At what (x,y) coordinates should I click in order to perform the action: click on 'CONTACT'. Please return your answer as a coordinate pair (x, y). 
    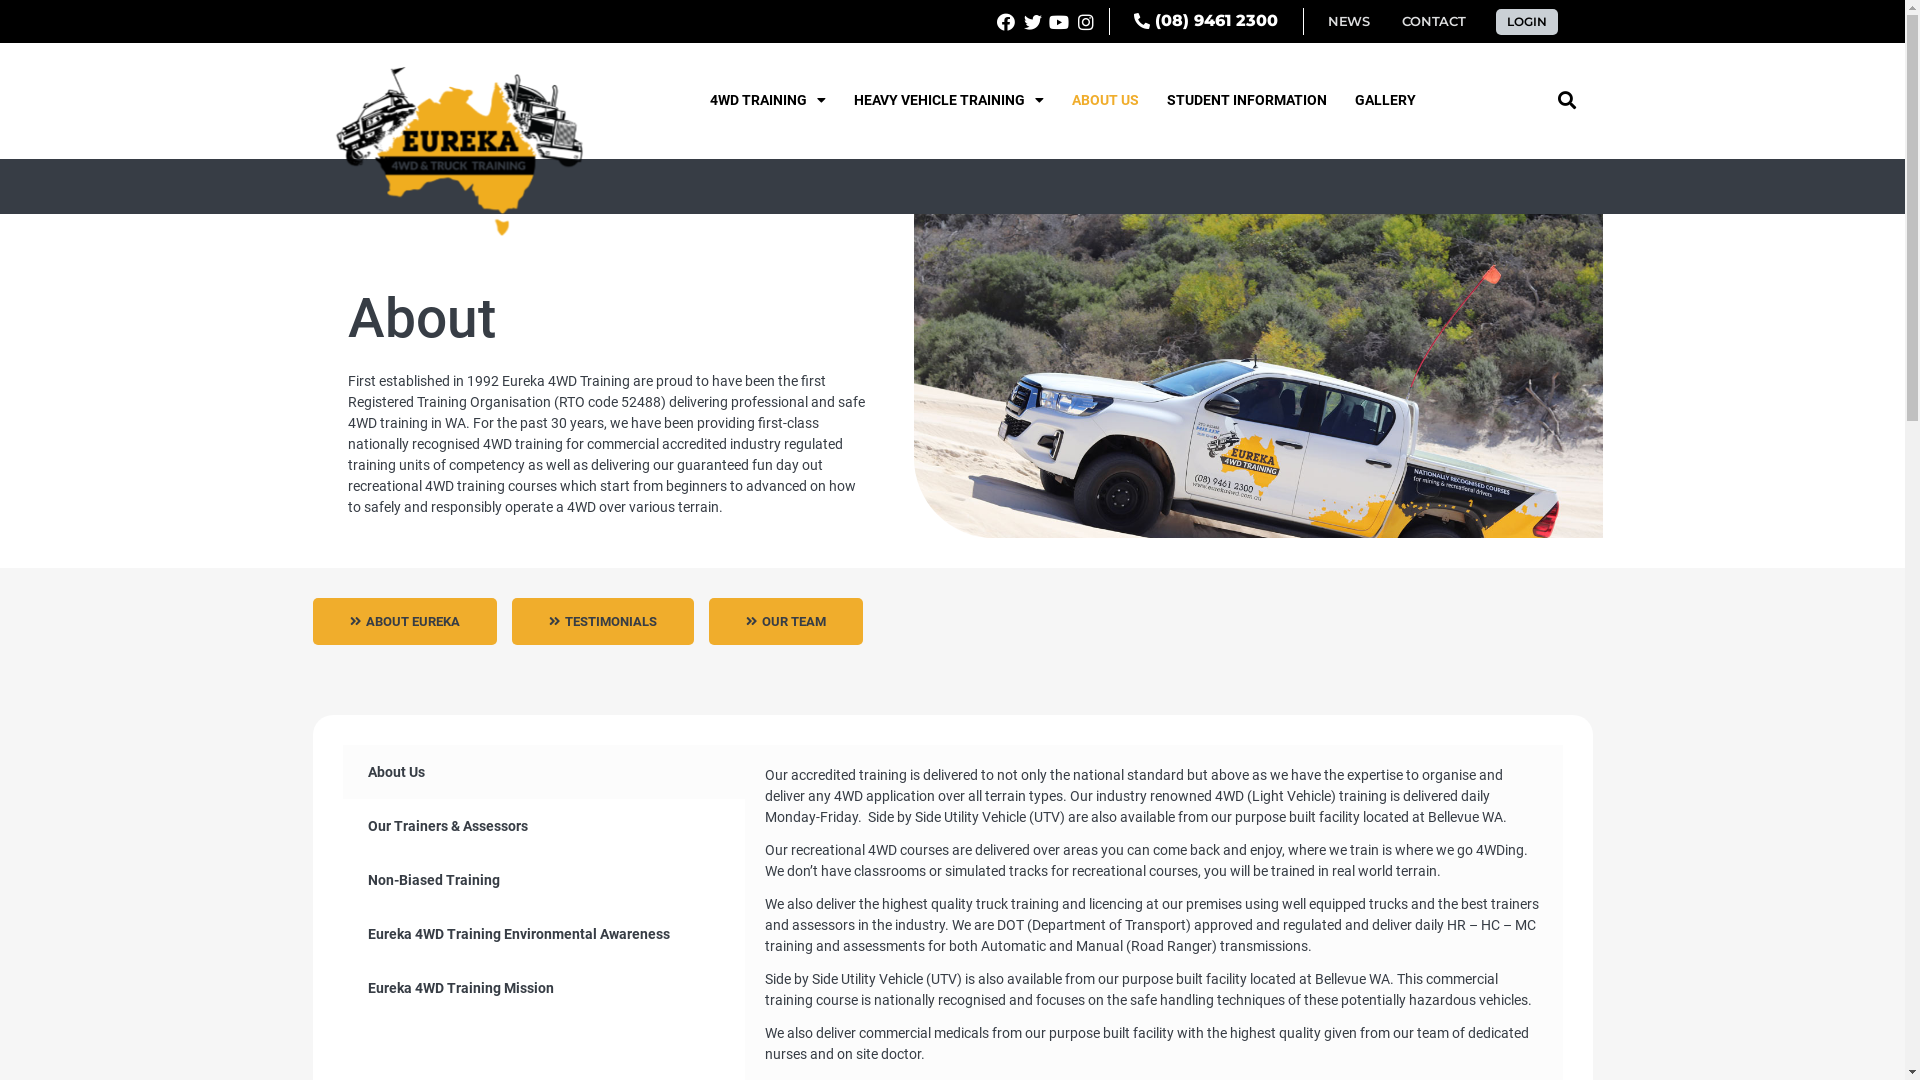
    Looking at the image, I should click on (1432, 21).